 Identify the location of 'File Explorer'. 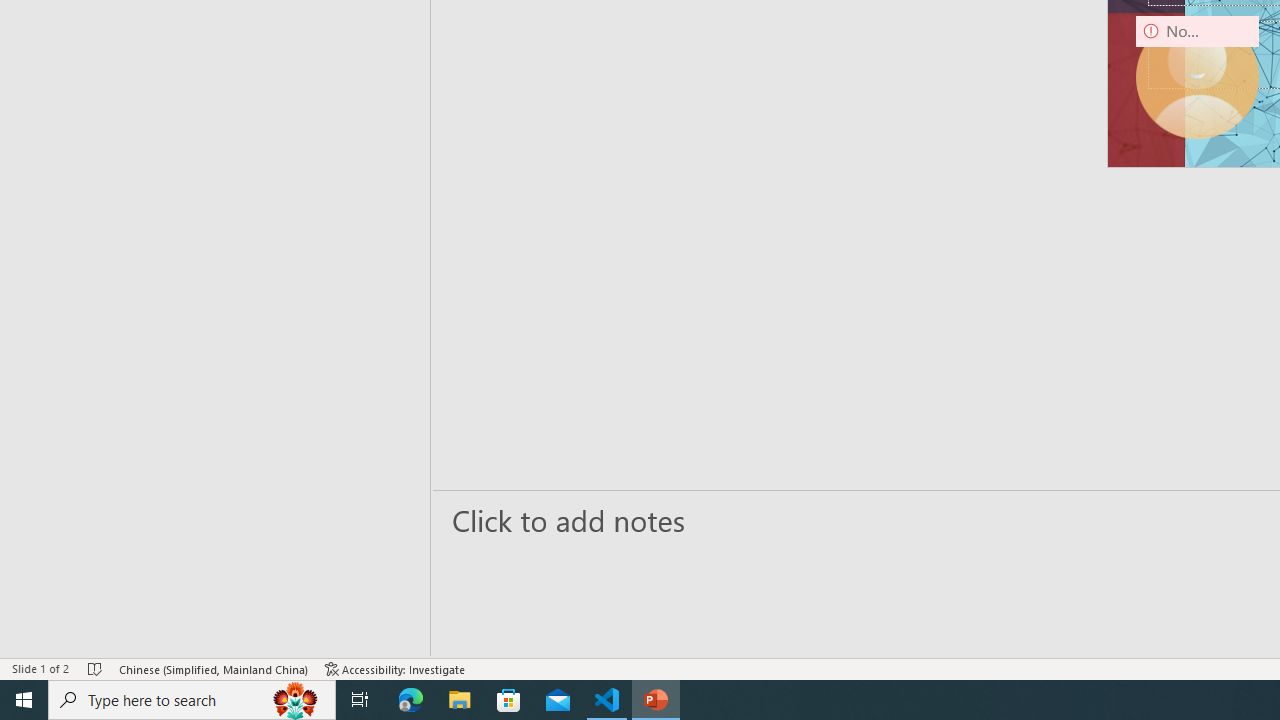
(459, 698).